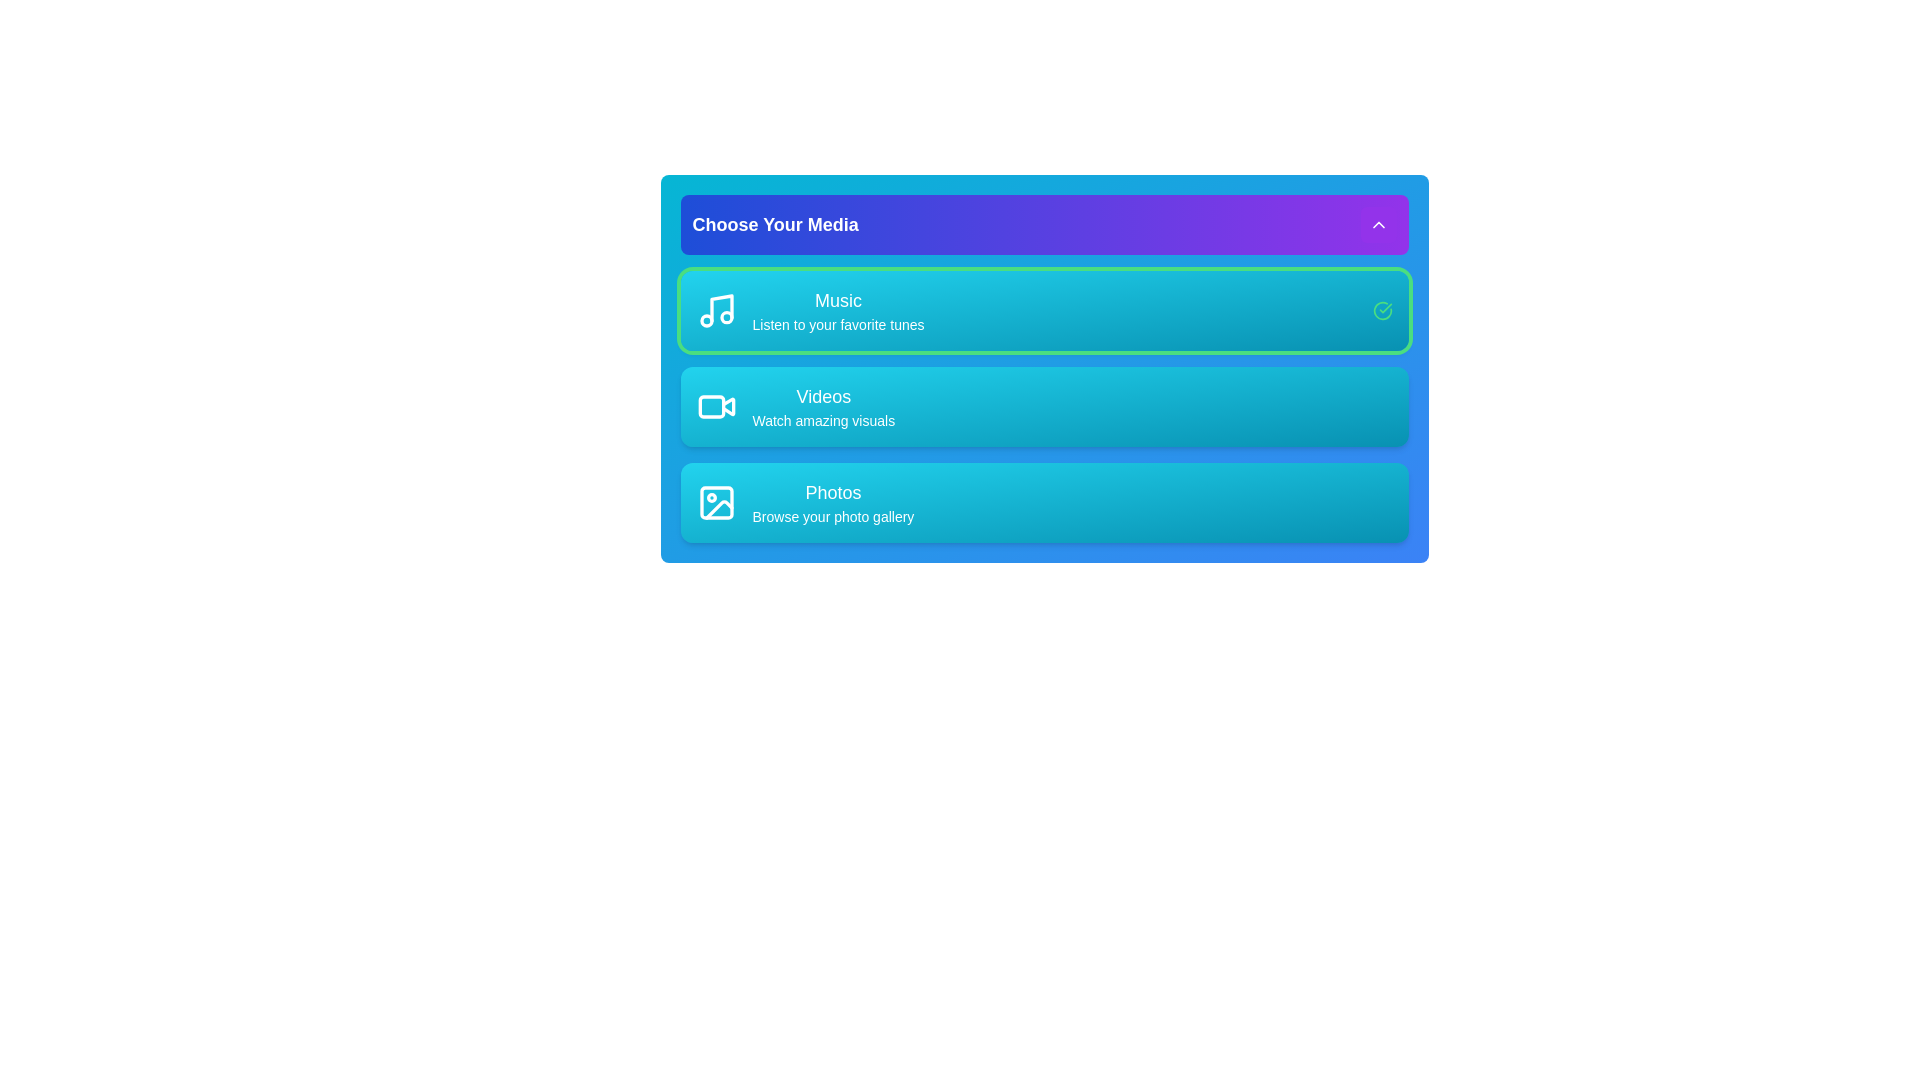 This screenshot has width=1920, height=1080. What do you see at coordinates (805, 501) in the screenshot?
I see `the media category Photos by clicking on its corresponding button` at bounding box center [805, 501].